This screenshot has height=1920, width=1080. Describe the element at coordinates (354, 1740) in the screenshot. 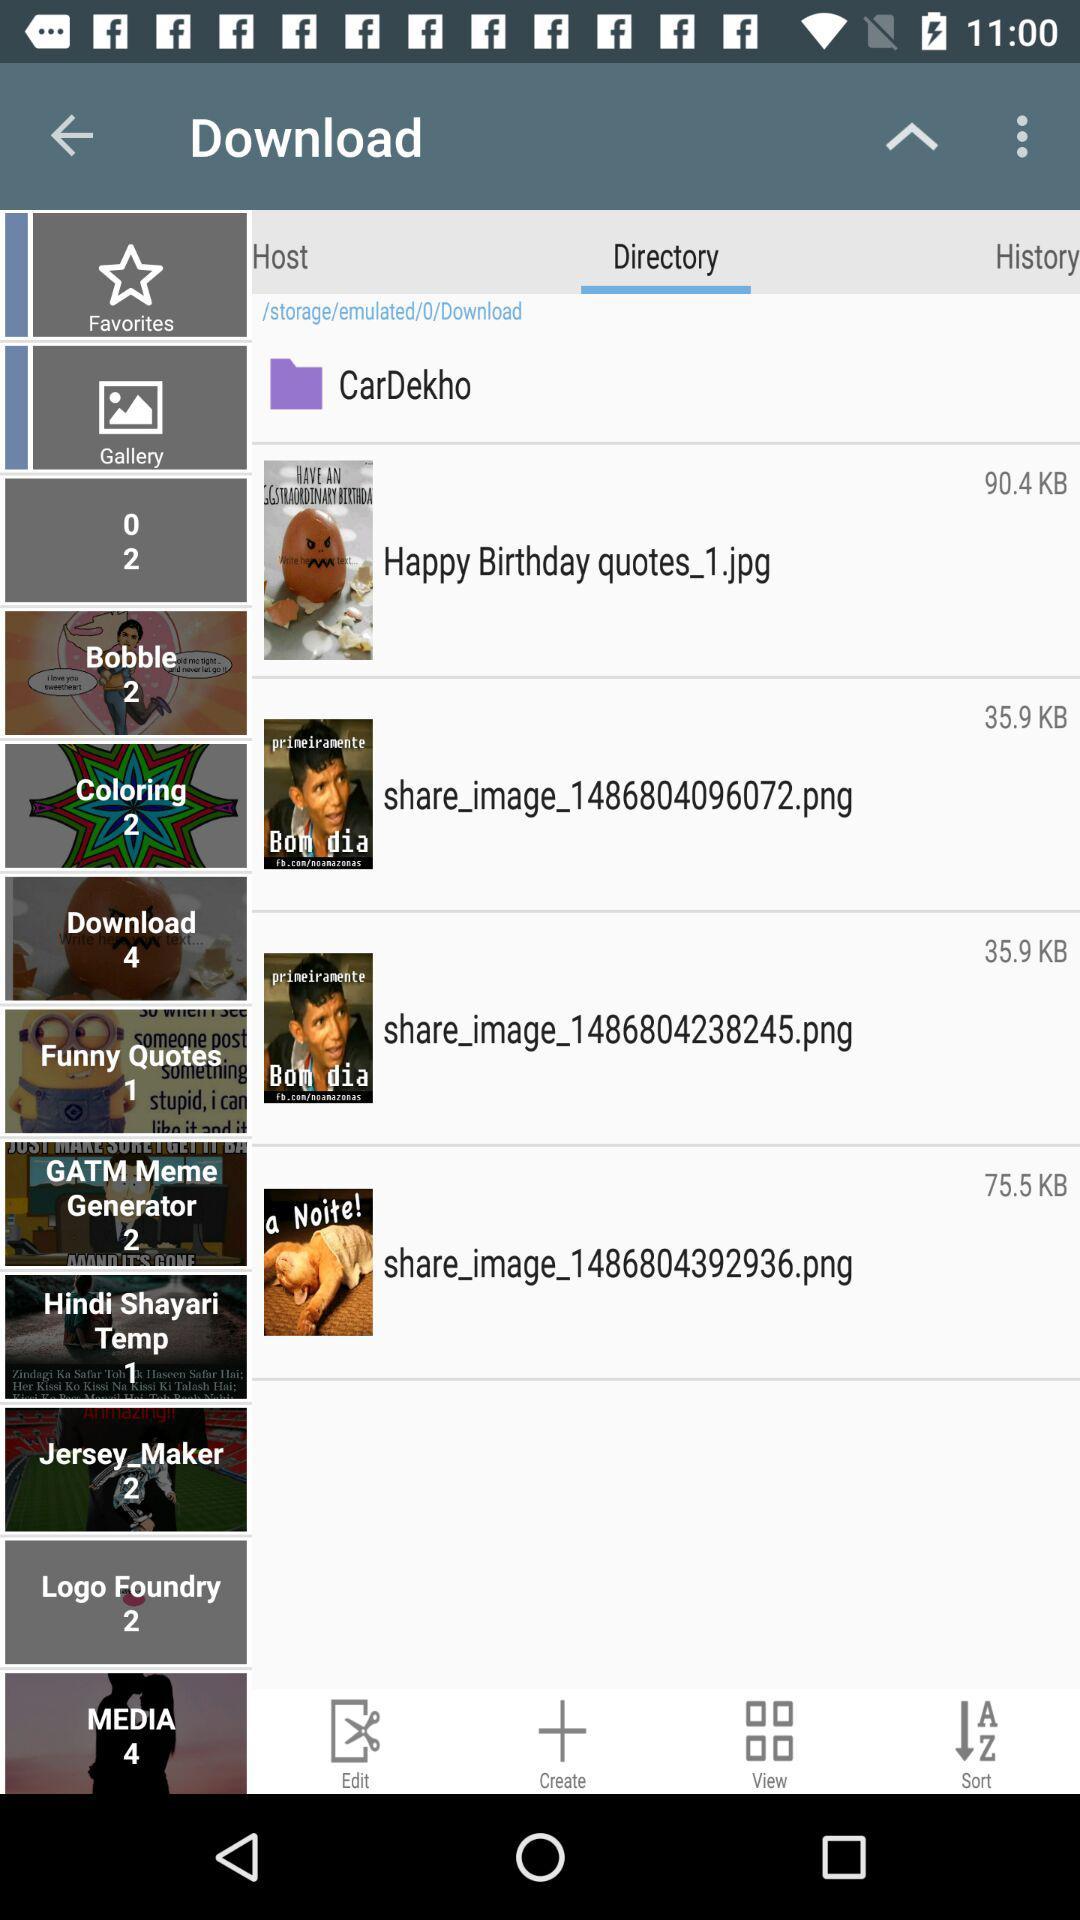

I see `edit pictures` at that location.